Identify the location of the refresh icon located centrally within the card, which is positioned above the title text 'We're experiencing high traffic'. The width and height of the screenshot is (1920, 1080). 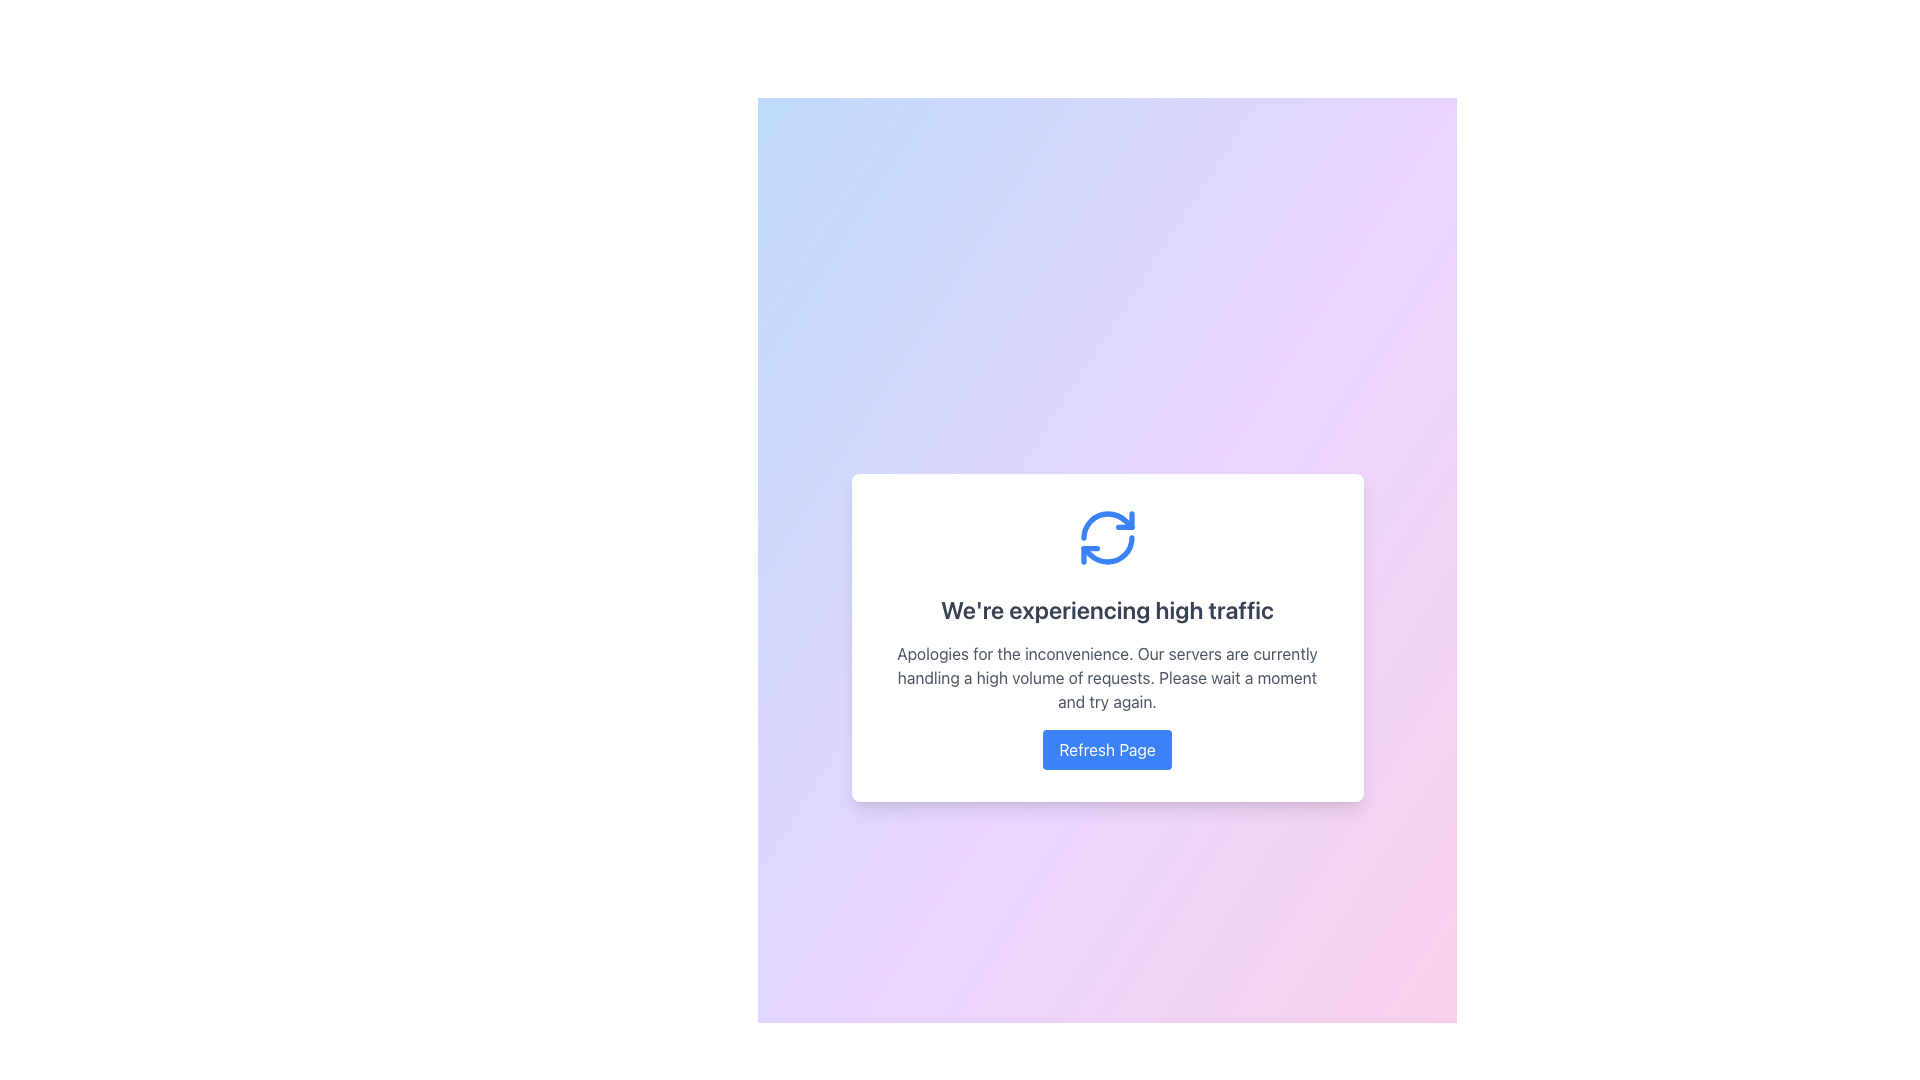
(1106, 536).